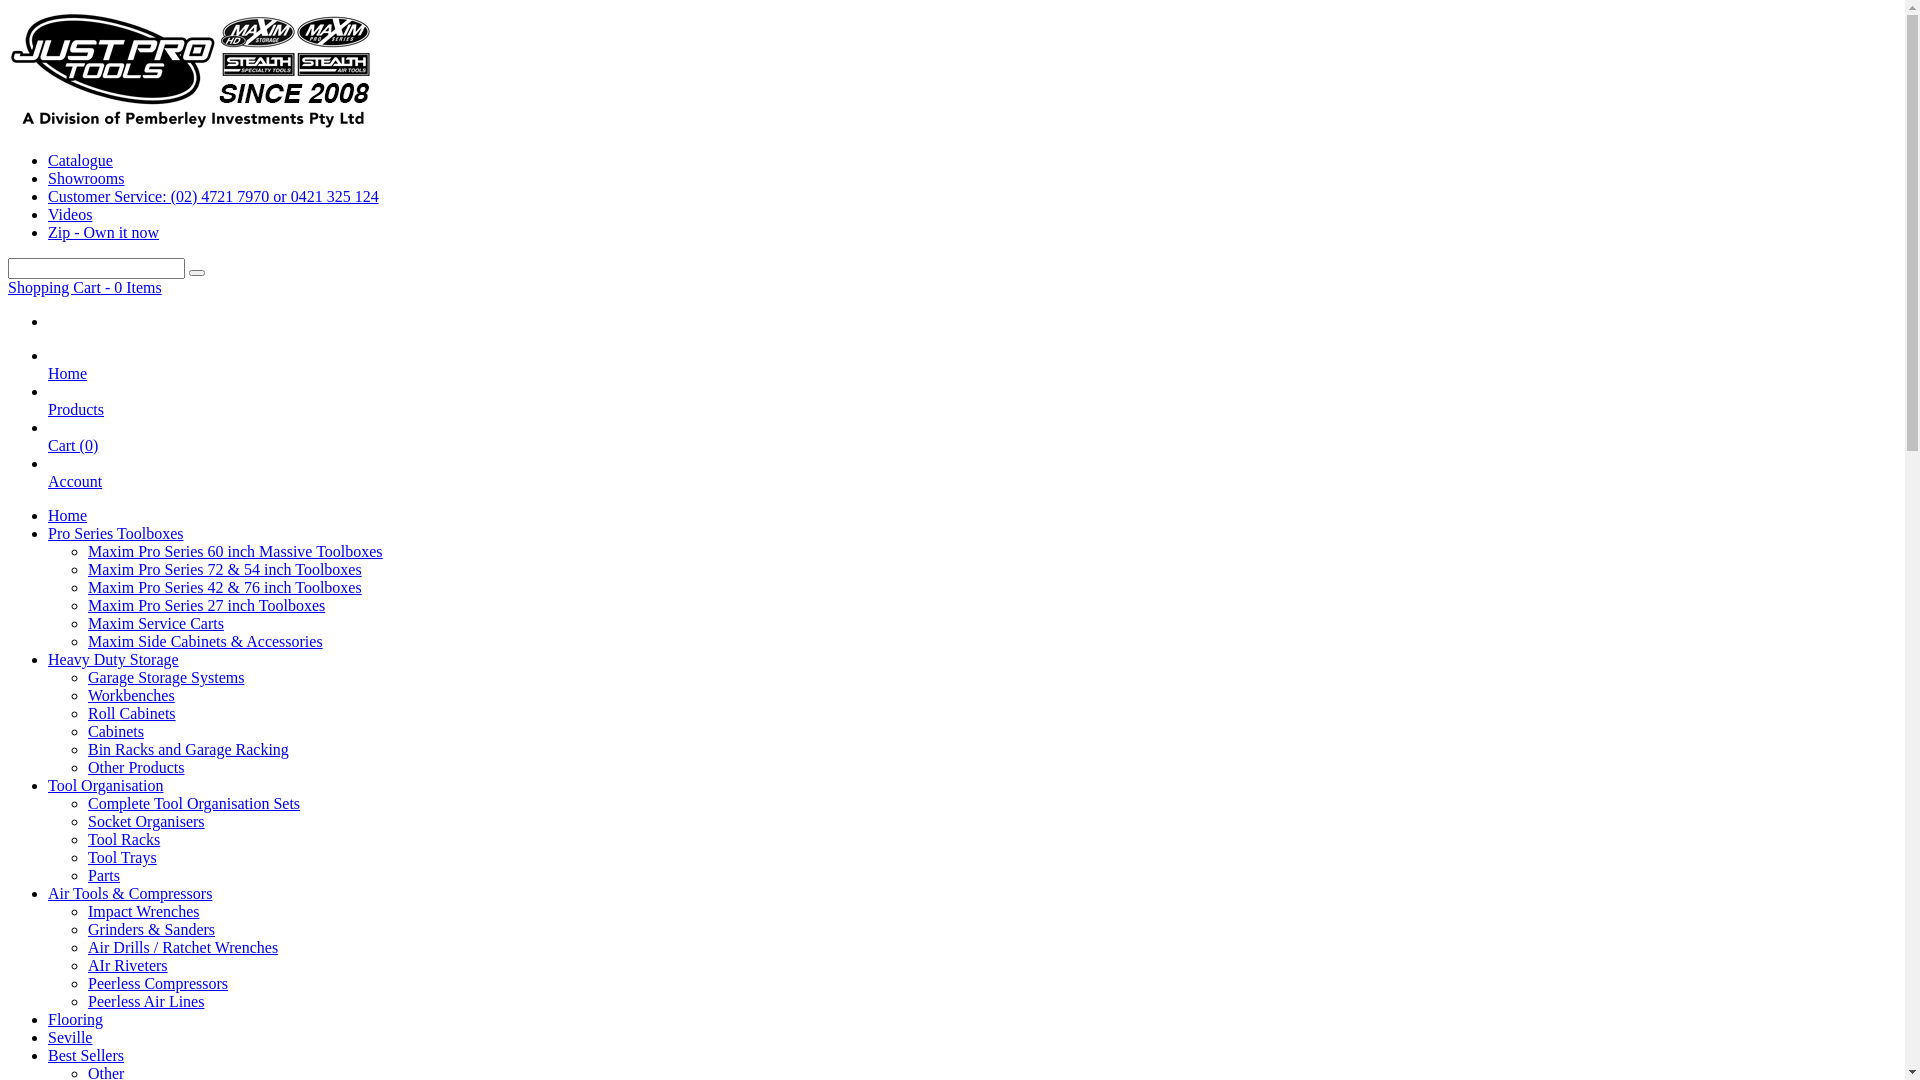 This screenshot has height=1080, width=1920. Describe the element at coordinates (72, 454) in the screenshot. I see `'Cart (0)'` at that location.